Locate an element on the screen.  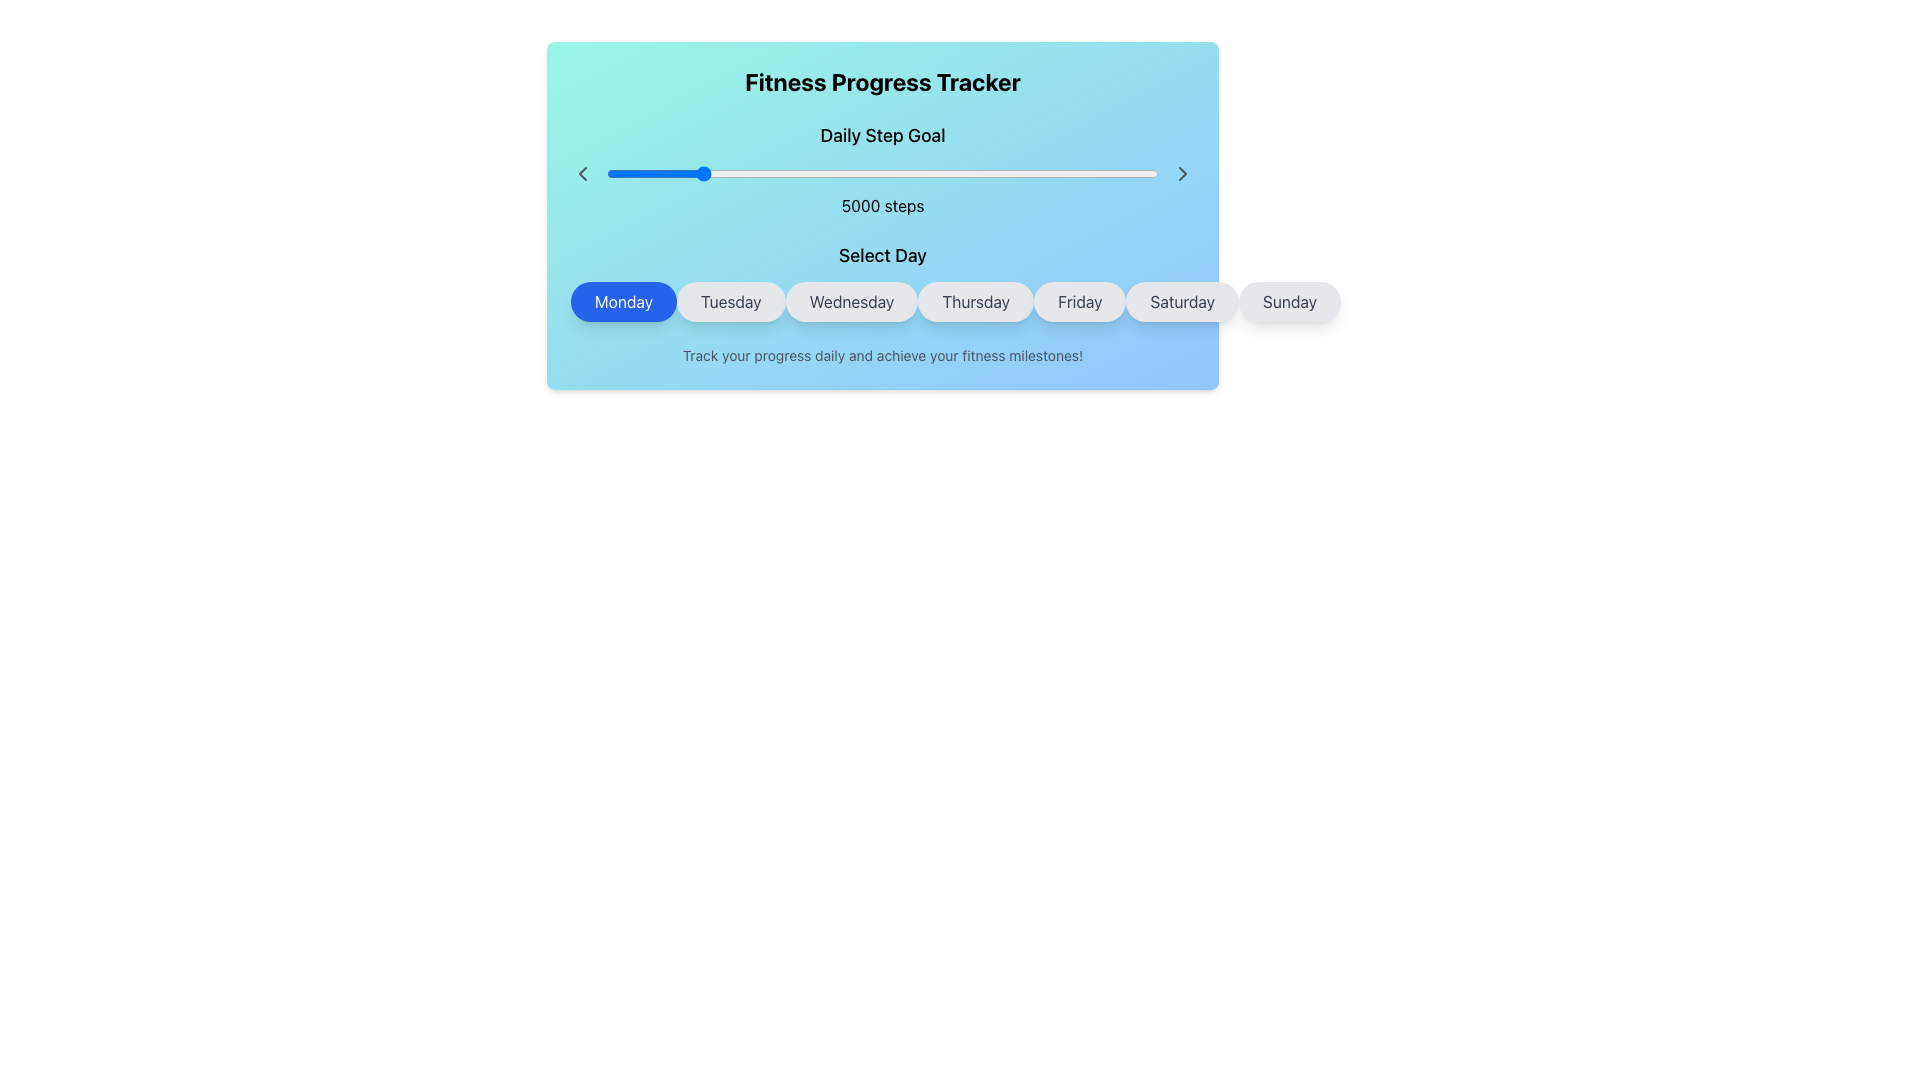
the 'Select Day' text label that is prominently displayed above the day selection buttons is located at coordinates (882, 254).